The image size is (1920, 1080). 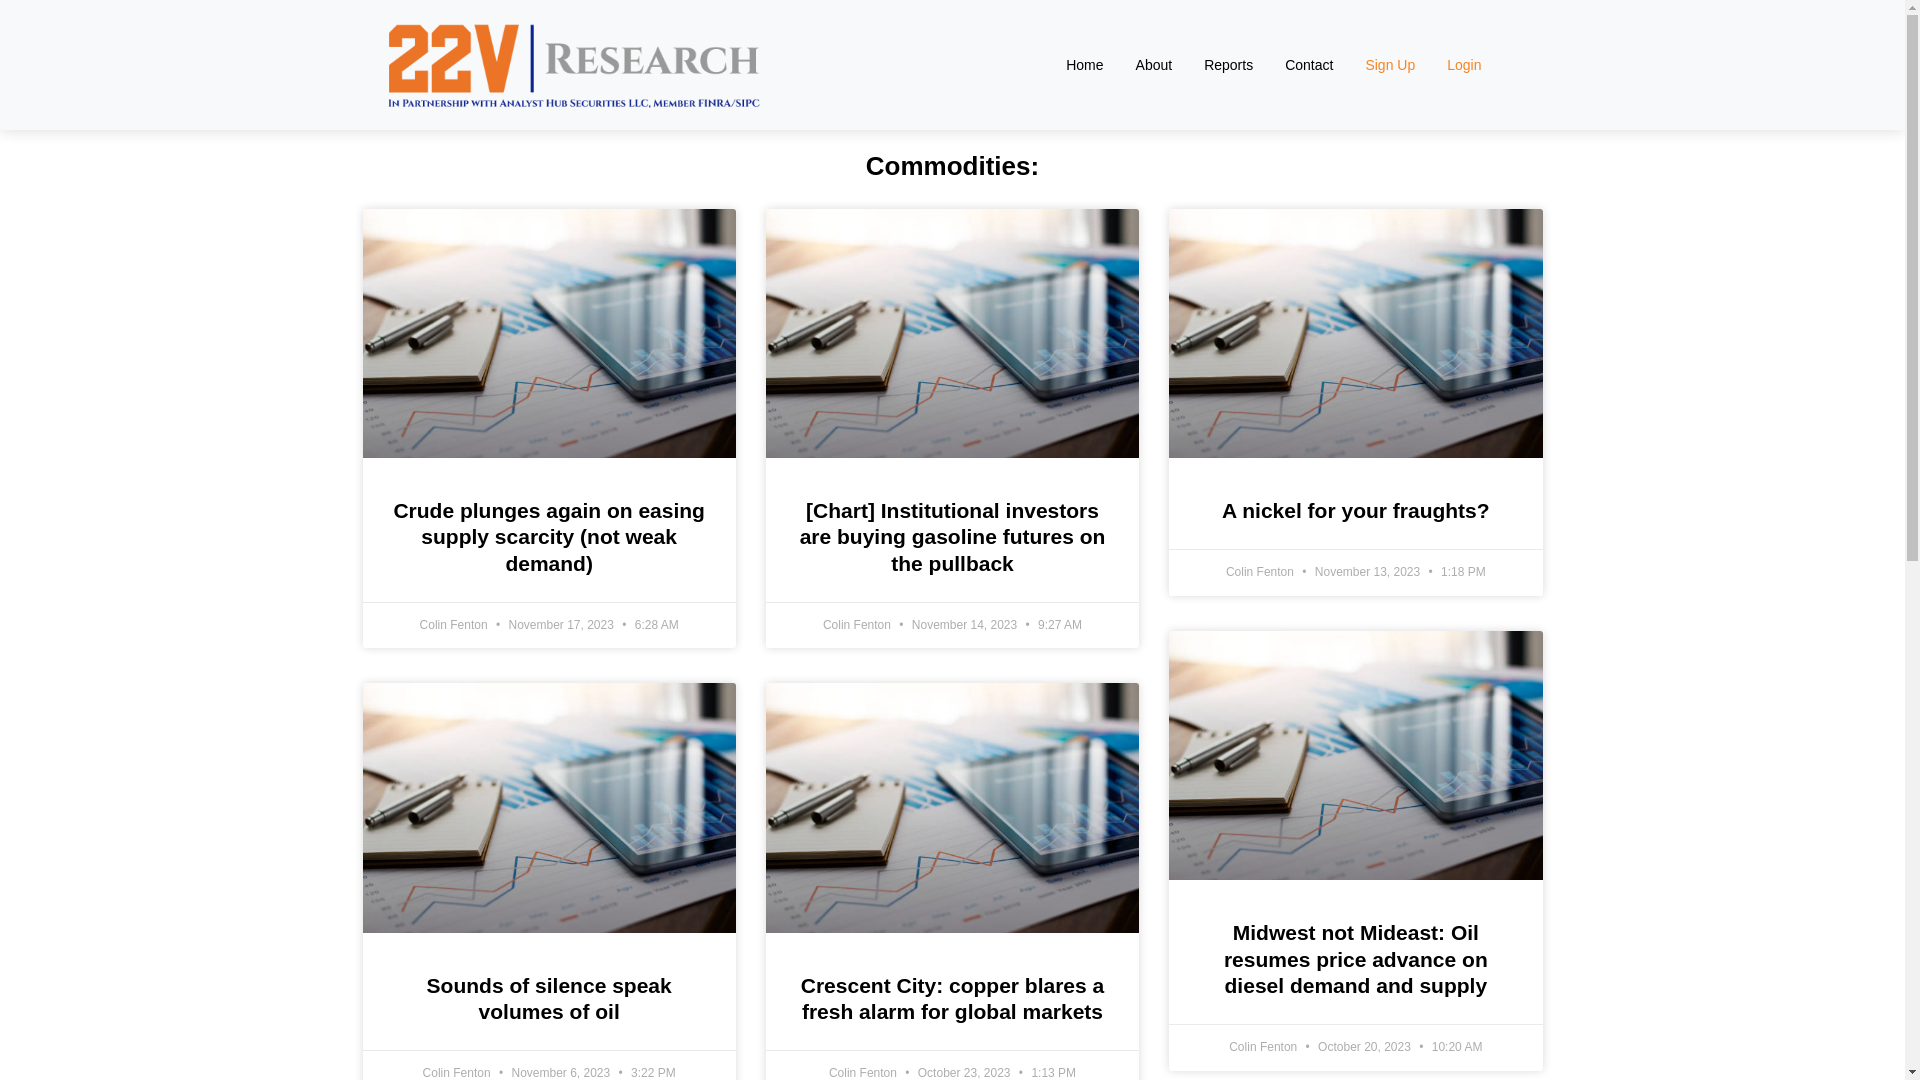 What do you see at coordinates (1227, 64) in the screenshot?
I see `'Reports'` at bounding box center [1227, 64].